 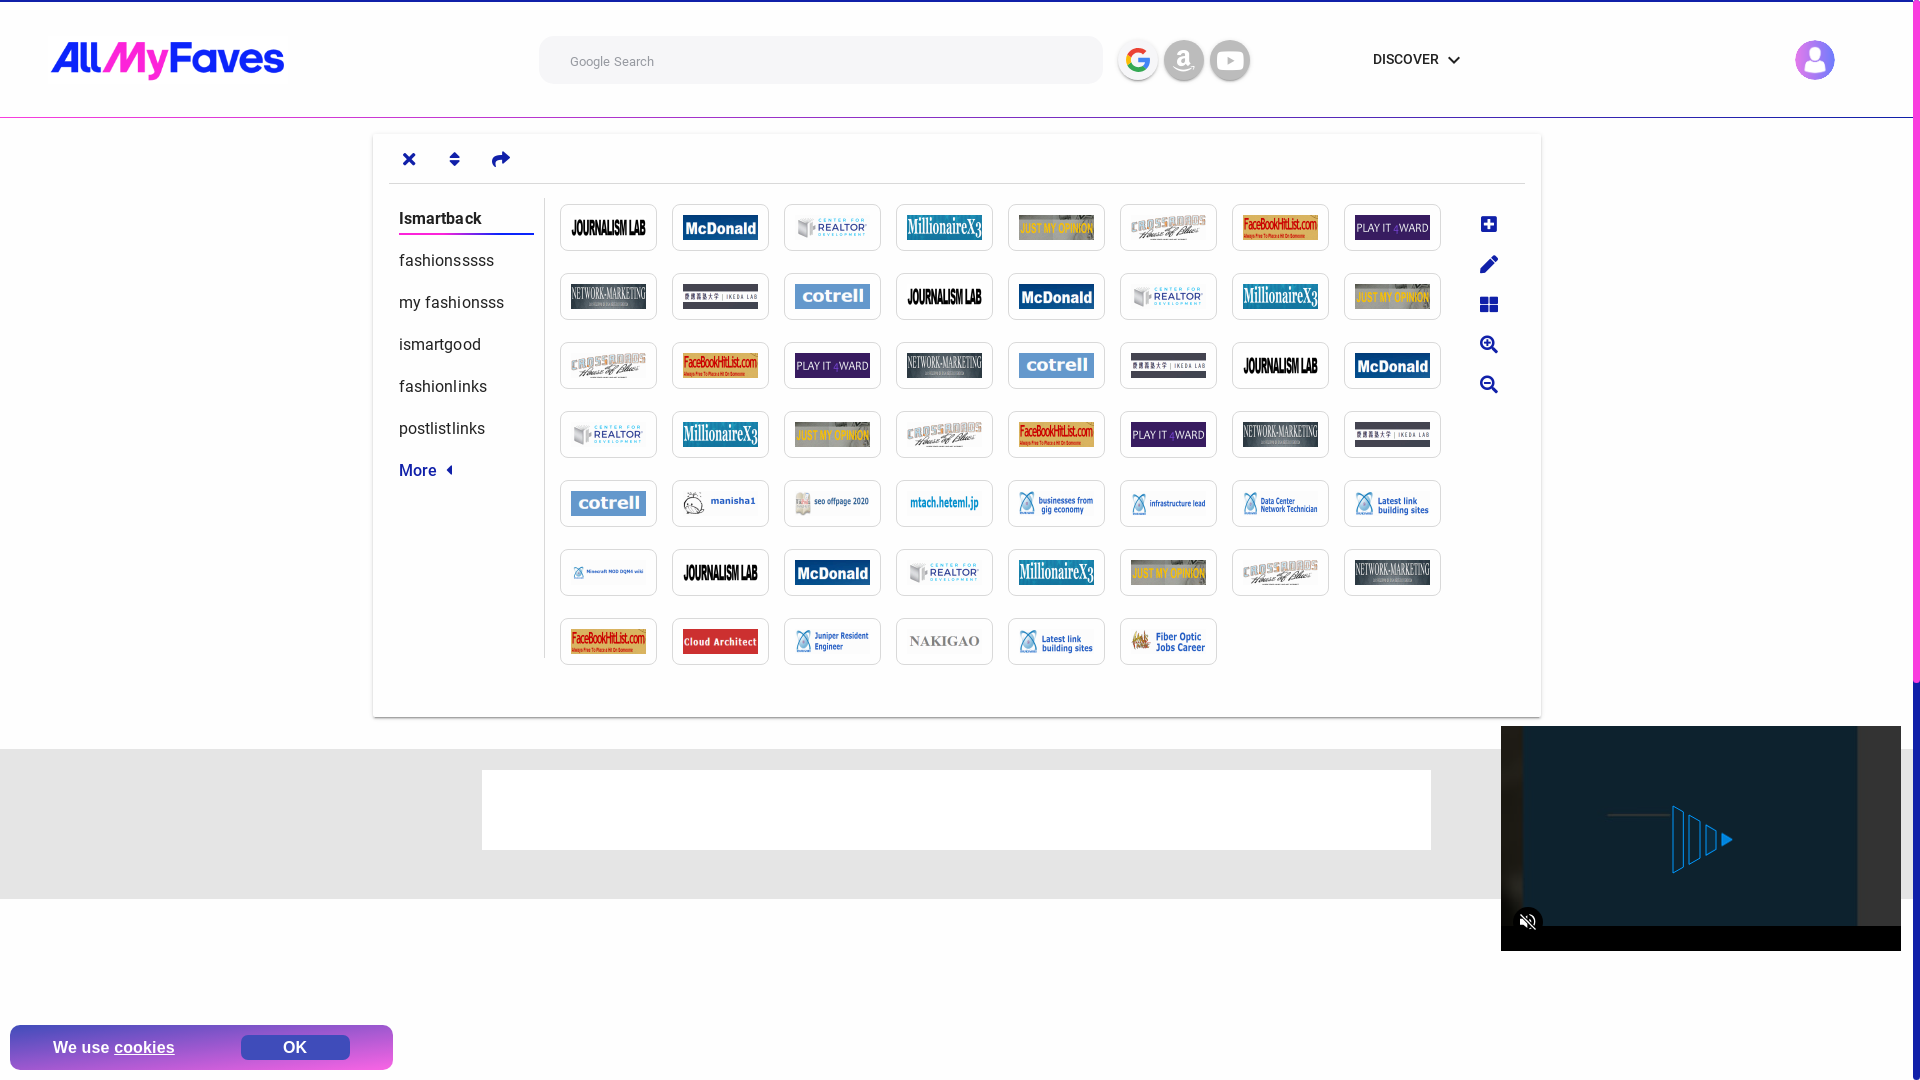 What do you see at coordinates (614, 365) in the screenshot?
I see `'http://crossroadshob.ning.com/profiles/blogs/stylee-fashions'` at bounding box center [614, 365].